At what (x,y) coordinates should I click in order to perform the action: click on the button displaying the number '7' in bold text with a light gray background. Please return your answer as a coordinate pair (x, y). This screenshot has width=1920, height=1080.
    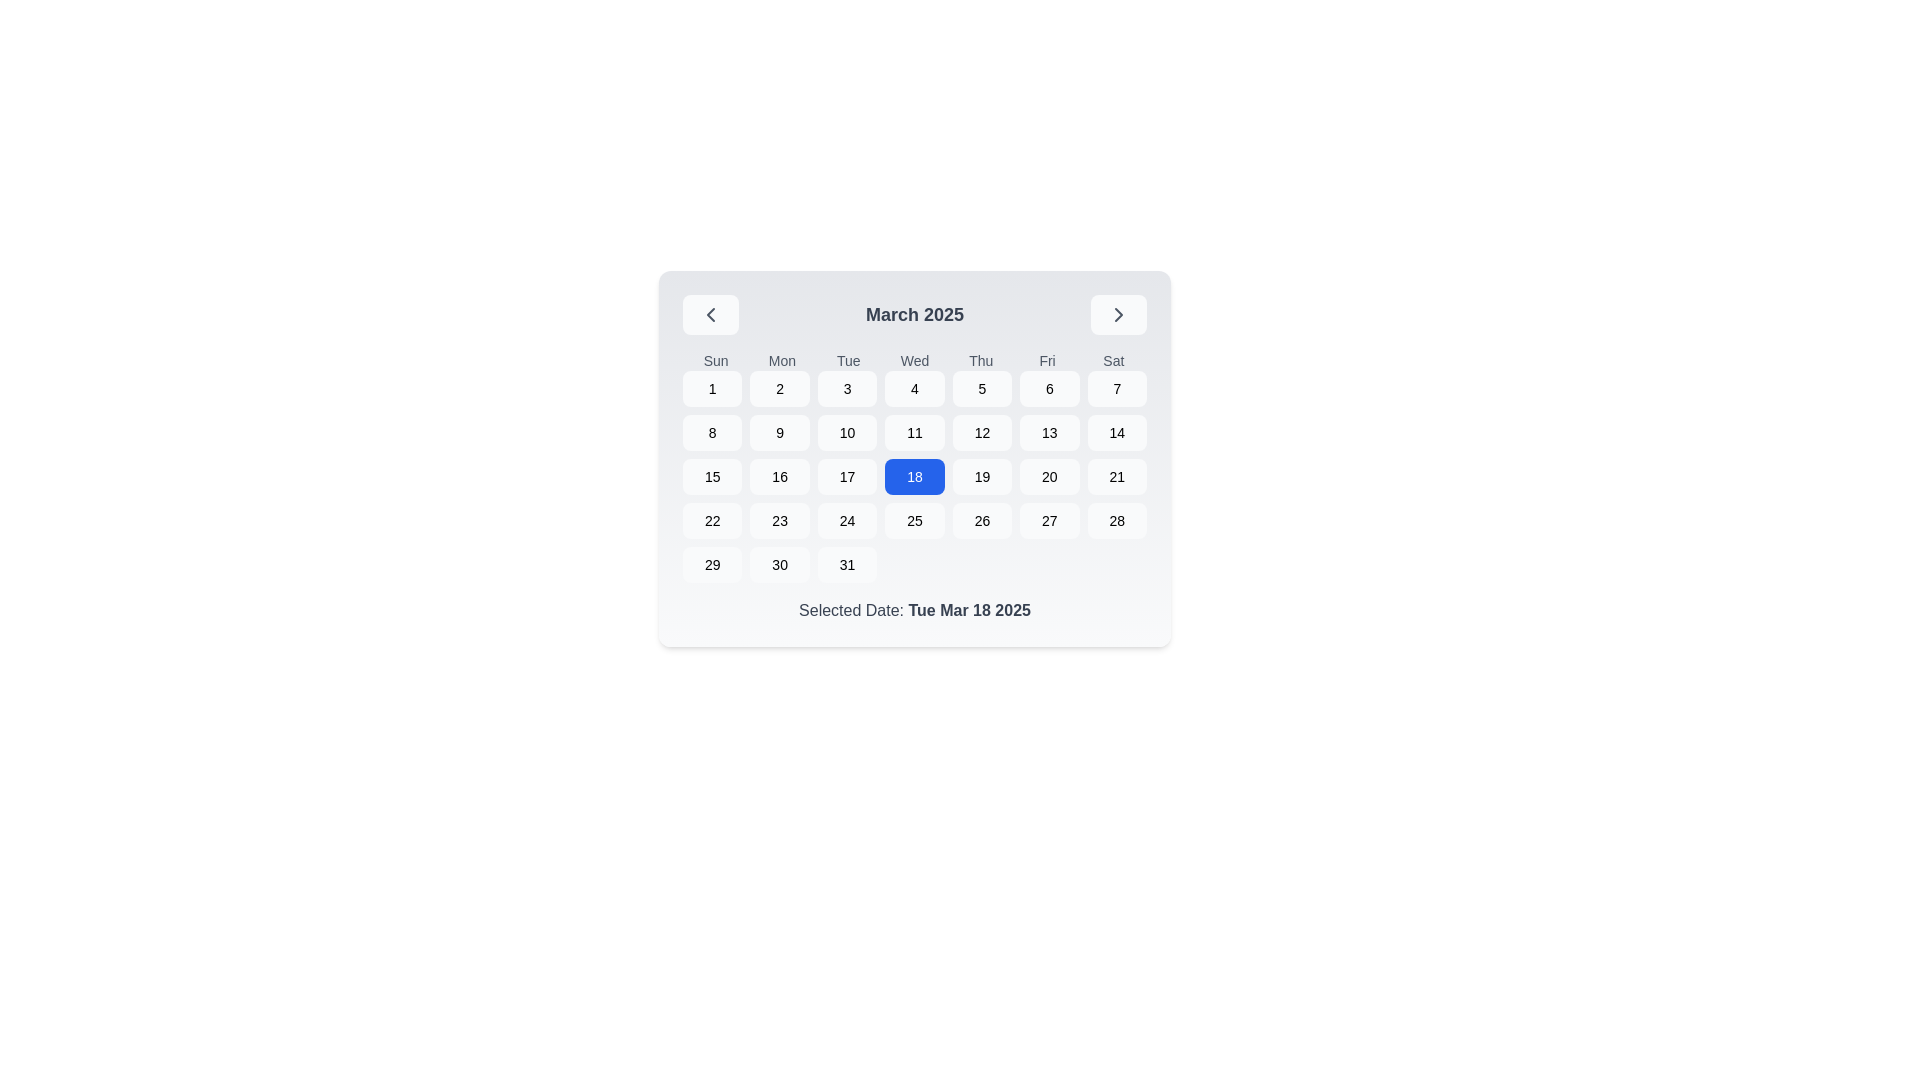
    Looking at the image, I should click on (1116, 389).